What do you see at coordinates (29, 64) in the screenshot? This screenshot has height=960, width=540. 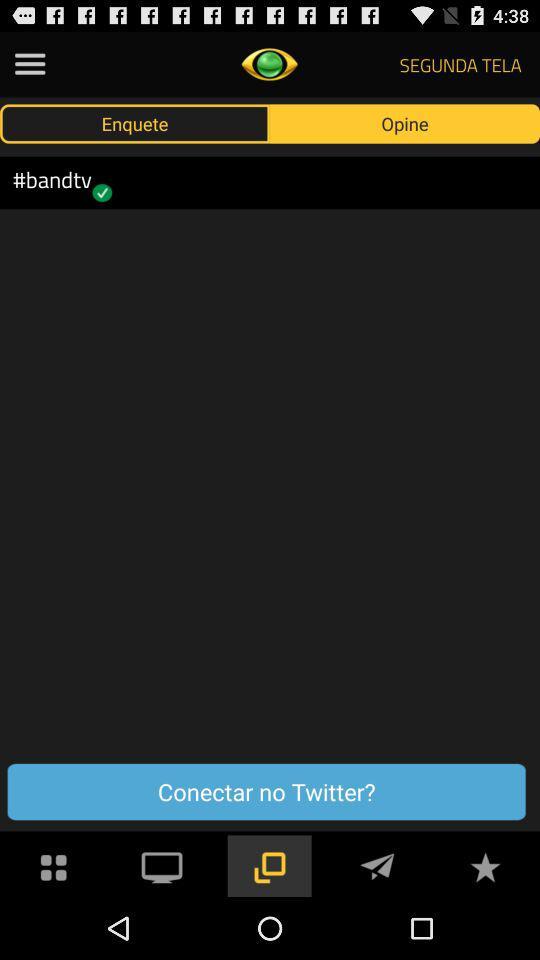 I see `open menu` at bounding box center [29, 64].